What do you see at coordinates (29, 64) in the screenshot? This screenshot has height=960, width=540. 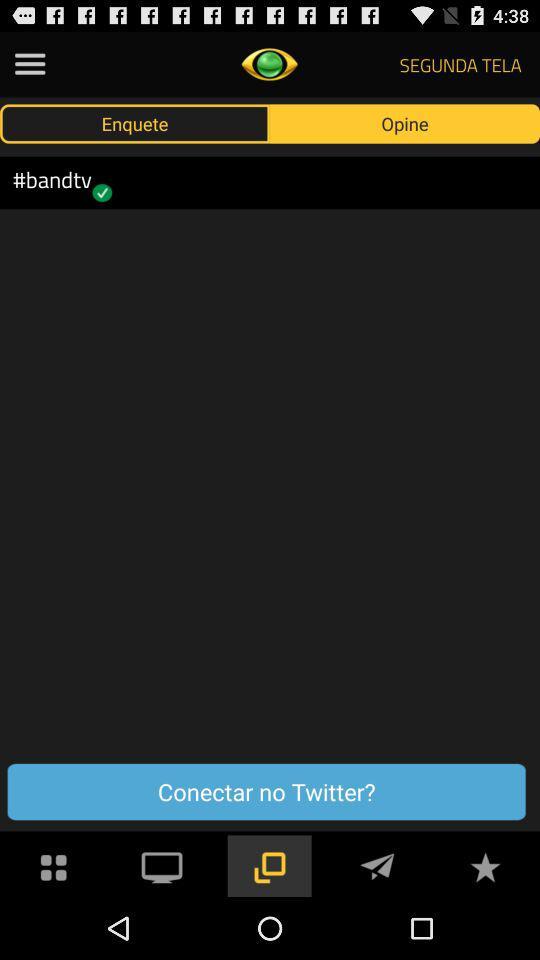 I see `open menu` at bounding box center [29, 64].